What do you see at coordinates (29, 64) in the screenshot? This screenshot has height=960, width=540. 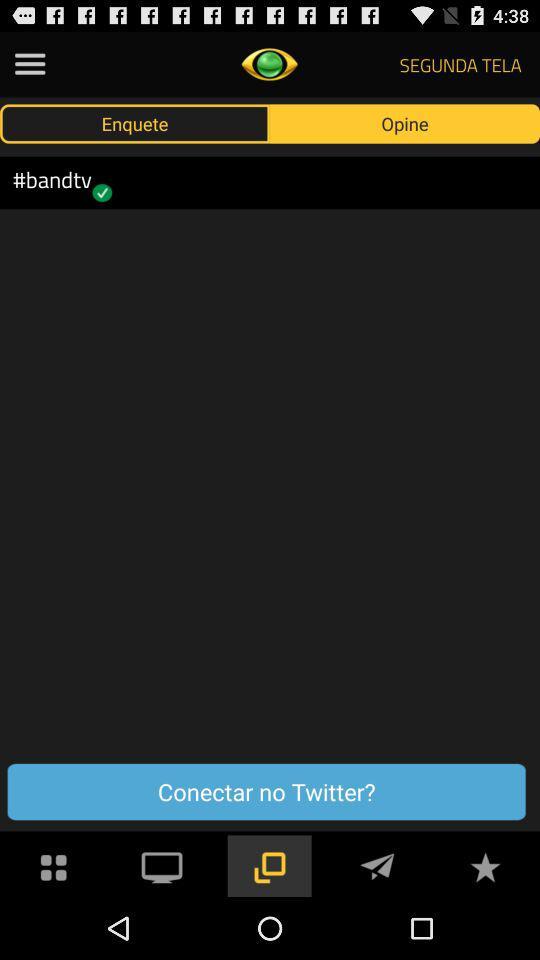 I see `open menu` at bounding box center [29, 64].